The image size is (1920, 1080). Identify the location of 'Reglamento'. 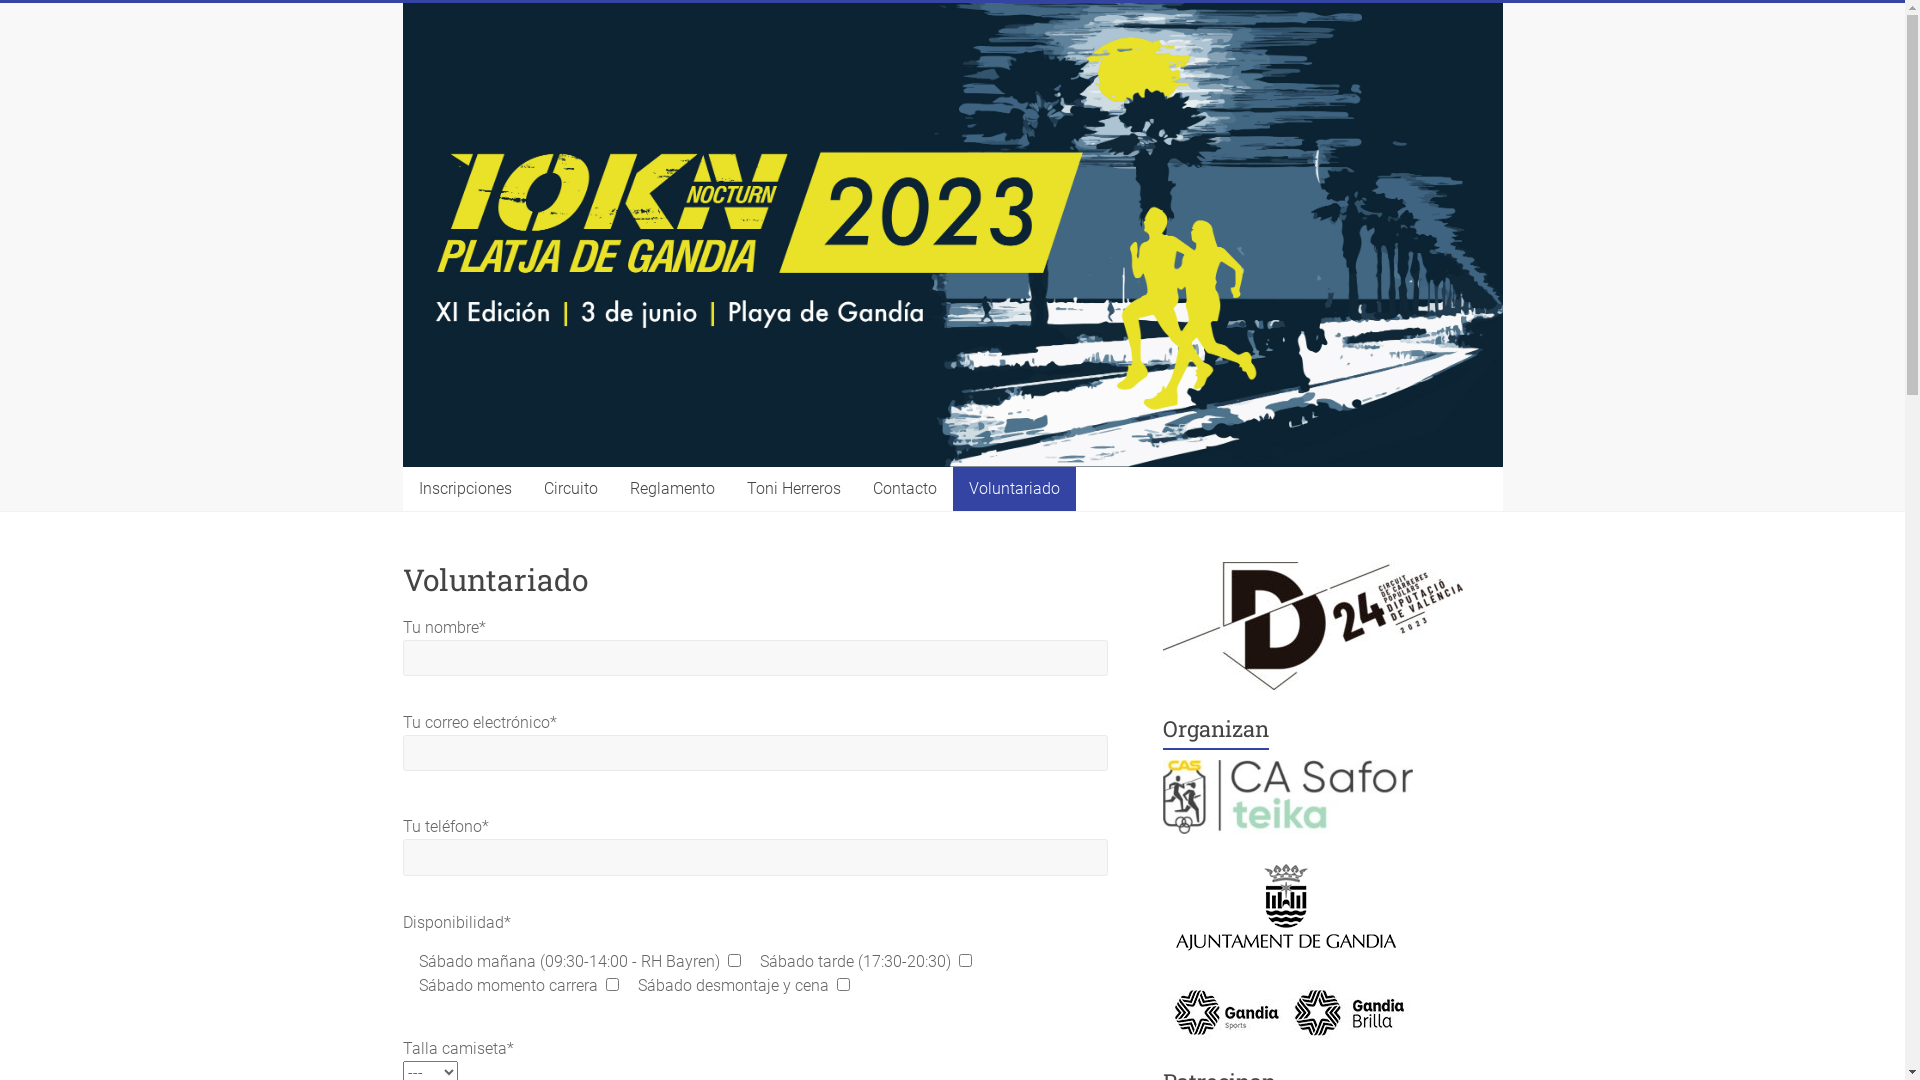
(672, 489).